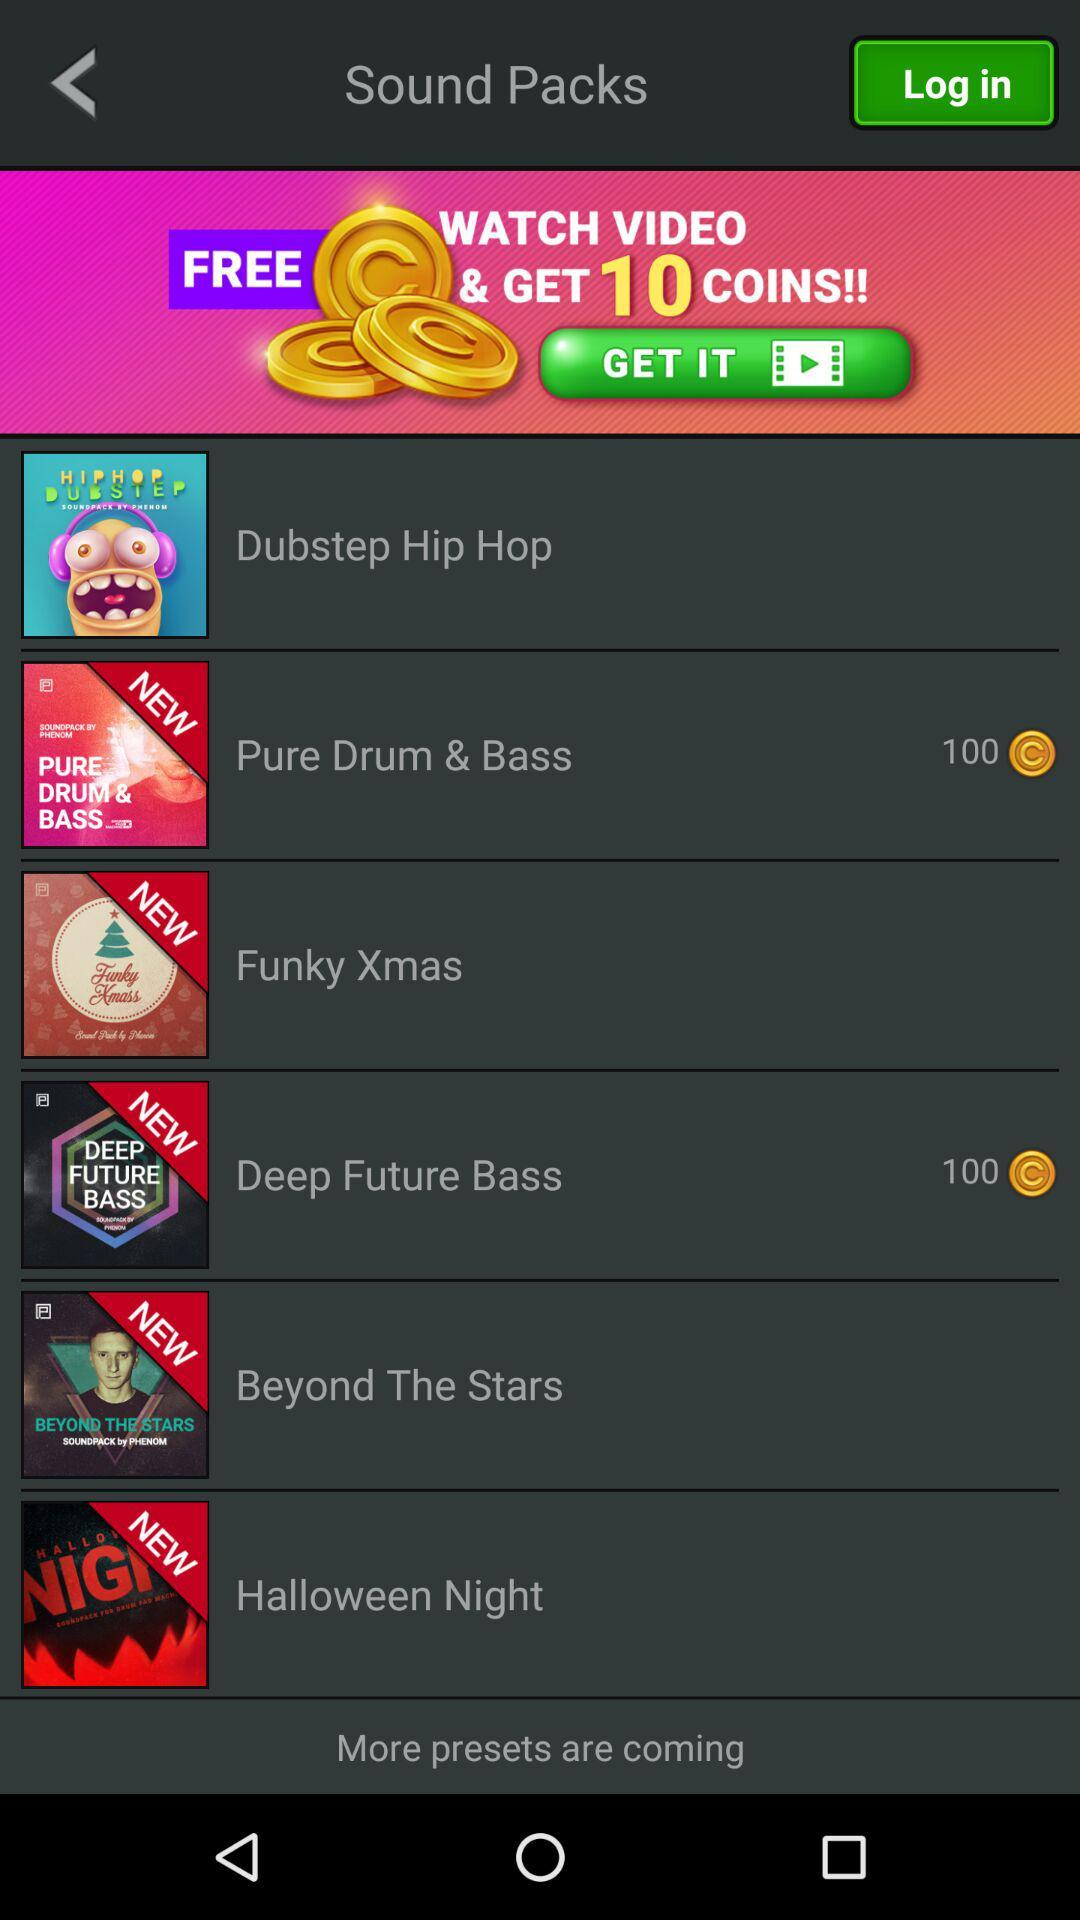 This screenshot has height=1920, width=1080. I want to click on item to the left of sound packs item, so click(71, 81).